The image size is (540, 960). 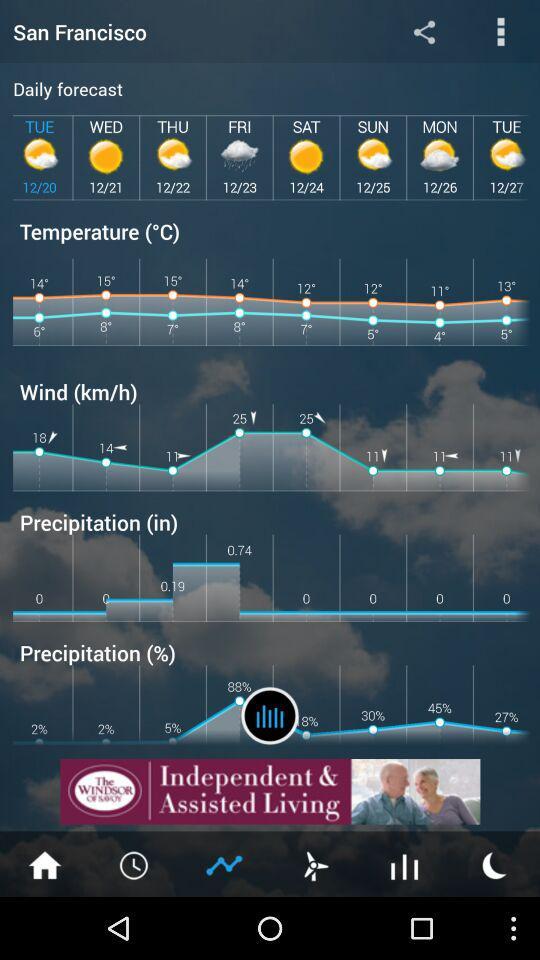 I want to click on click on add, so click(x=270, y=791).